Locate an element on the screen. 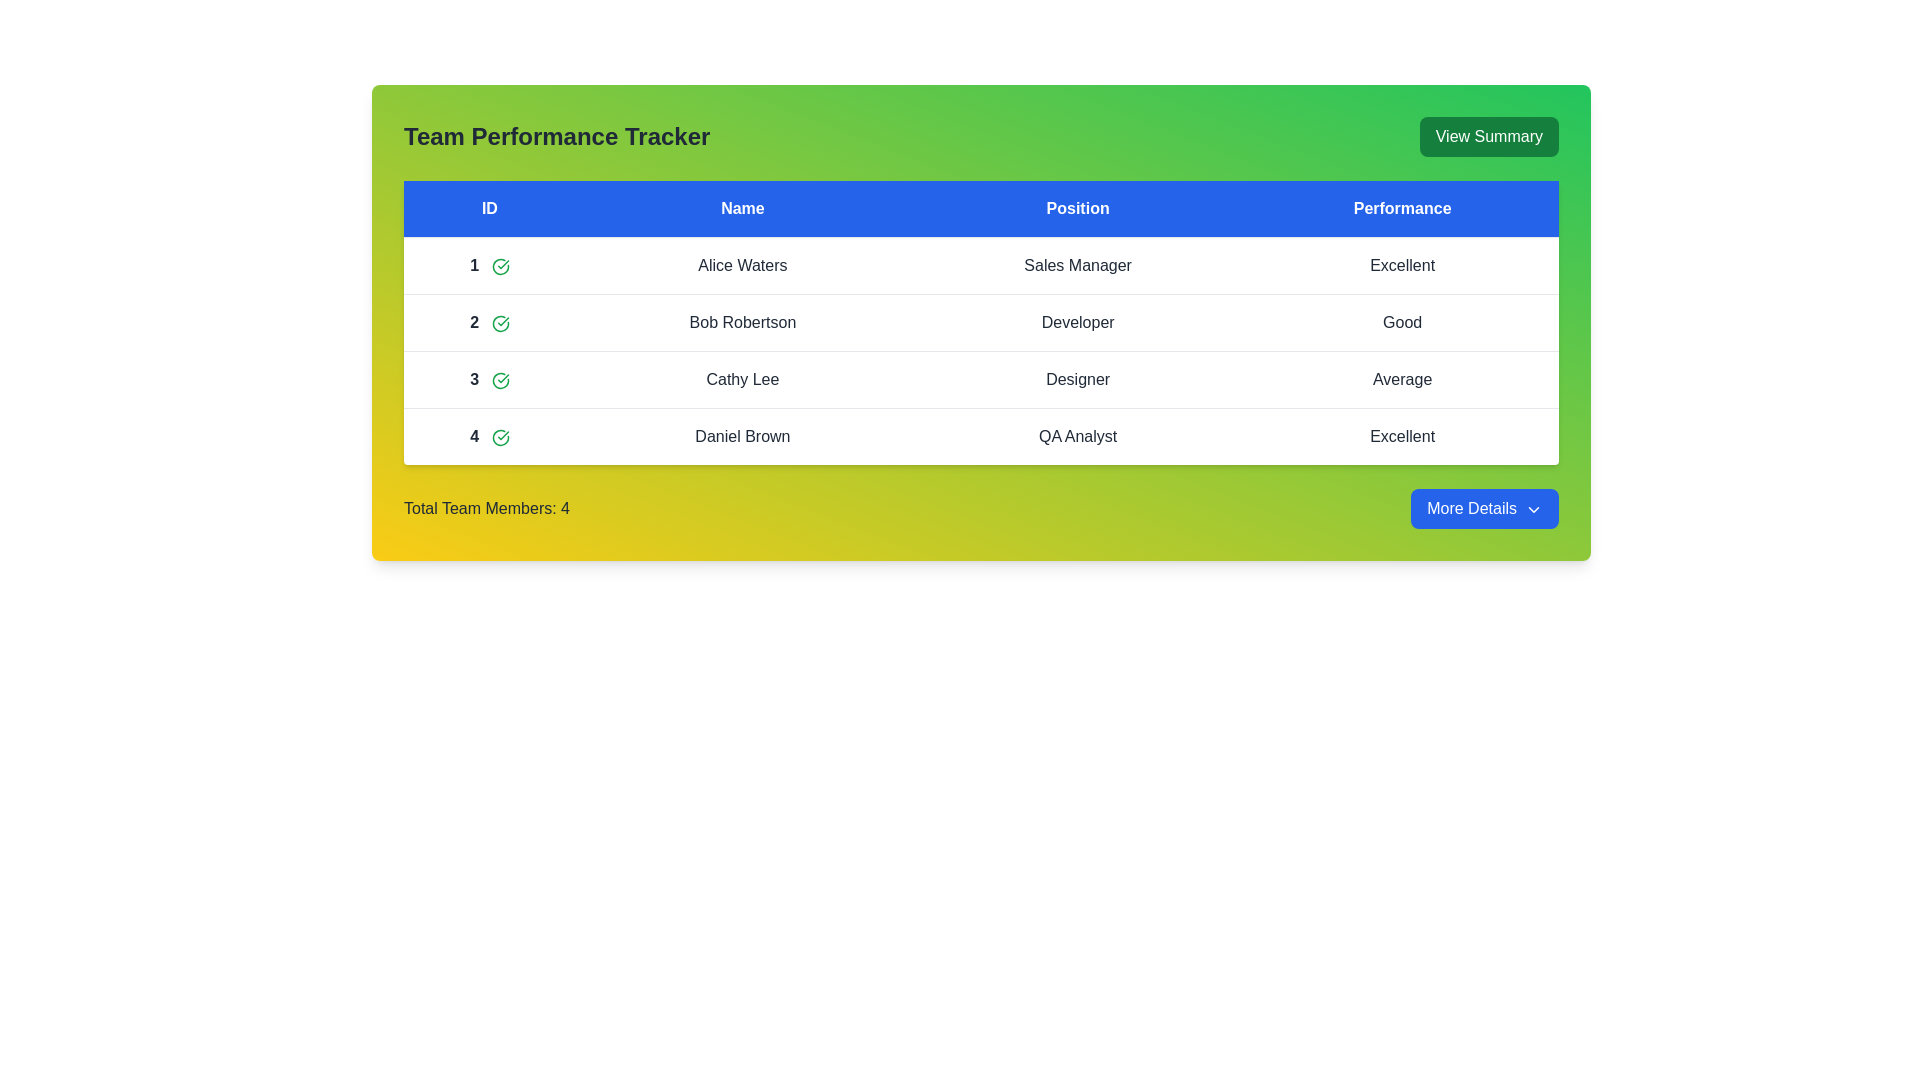 Image resolution: width=1920 pixels, height=1080 pixels. the 'More Details' button to reveal additional information is located at coordinates (1484, 508).